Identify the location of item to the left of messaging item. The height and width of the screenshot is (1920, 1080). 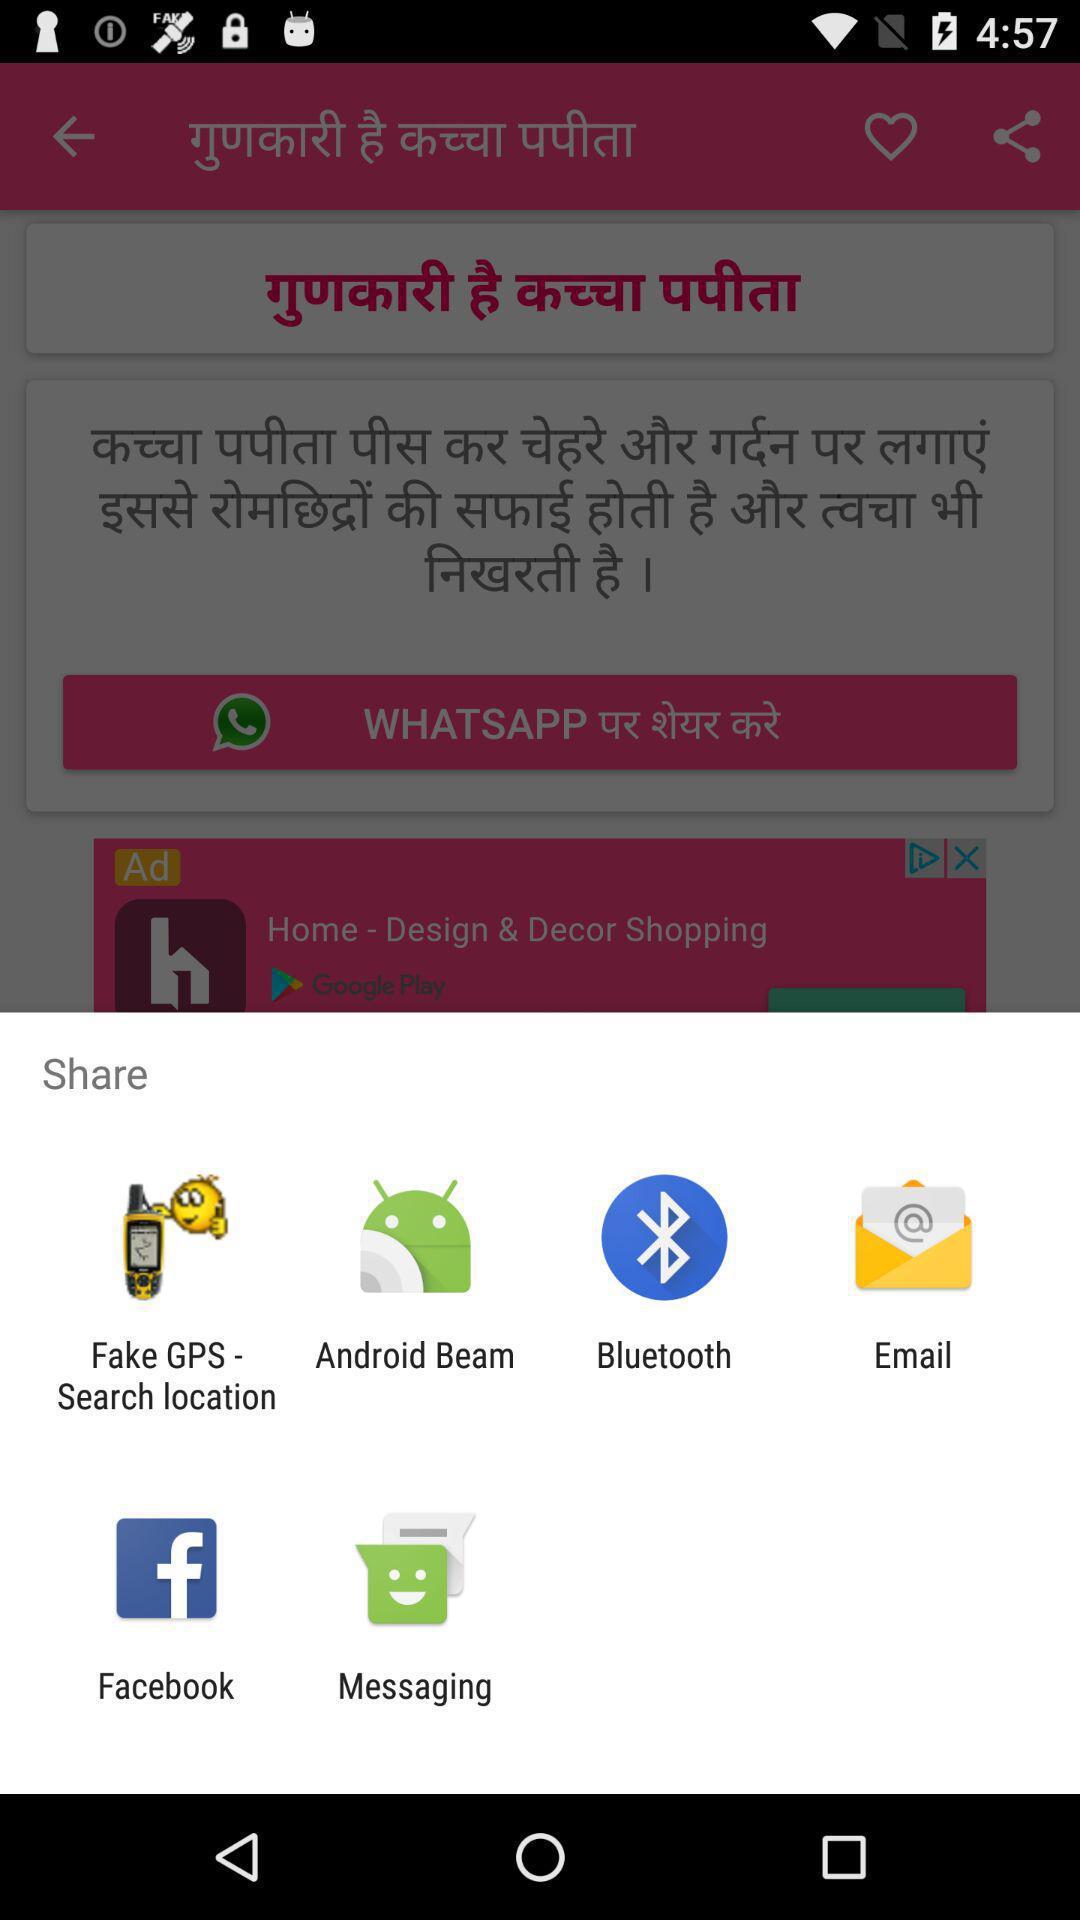
(165, 1705).